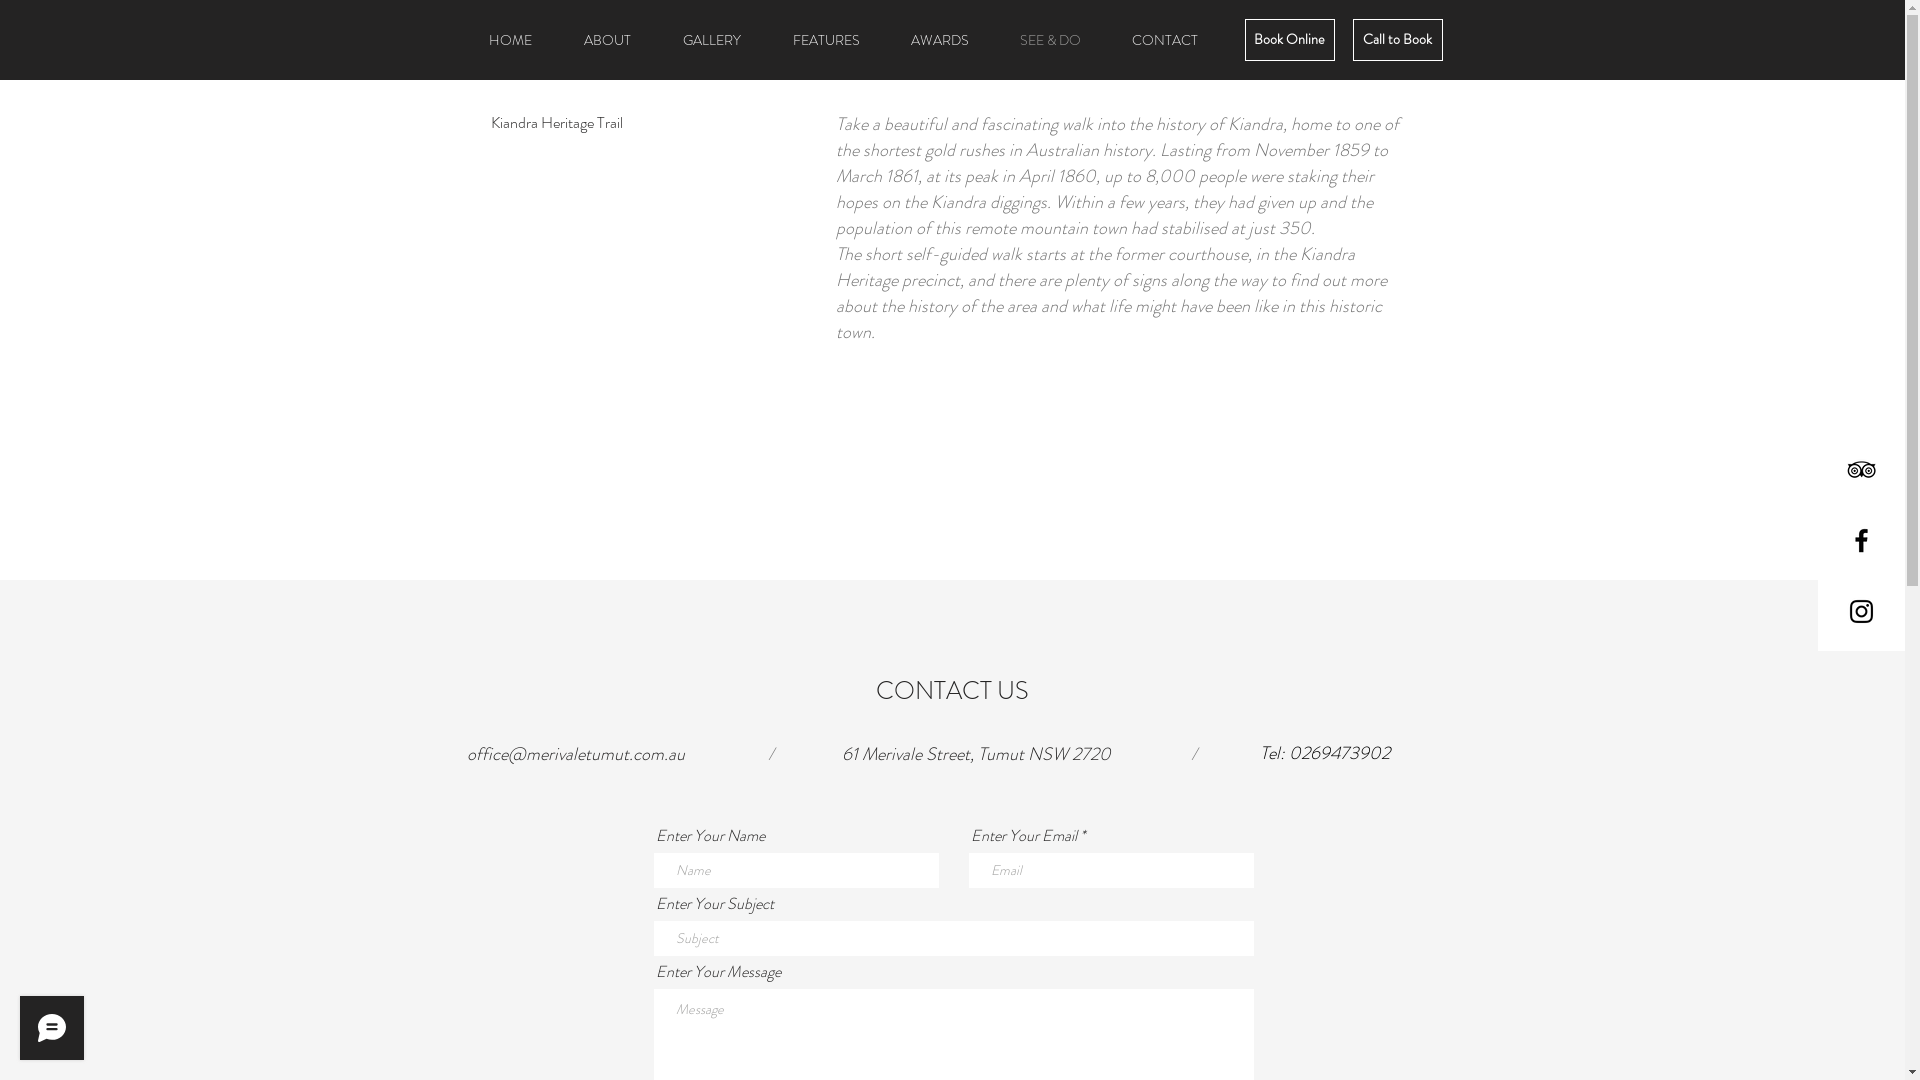 The width and height of the screenshot is (1920, 1080). What do you see at coordinates (825, 39) in the screenshot?
I see `'FEATURES'` at bounding box center [825, 39].